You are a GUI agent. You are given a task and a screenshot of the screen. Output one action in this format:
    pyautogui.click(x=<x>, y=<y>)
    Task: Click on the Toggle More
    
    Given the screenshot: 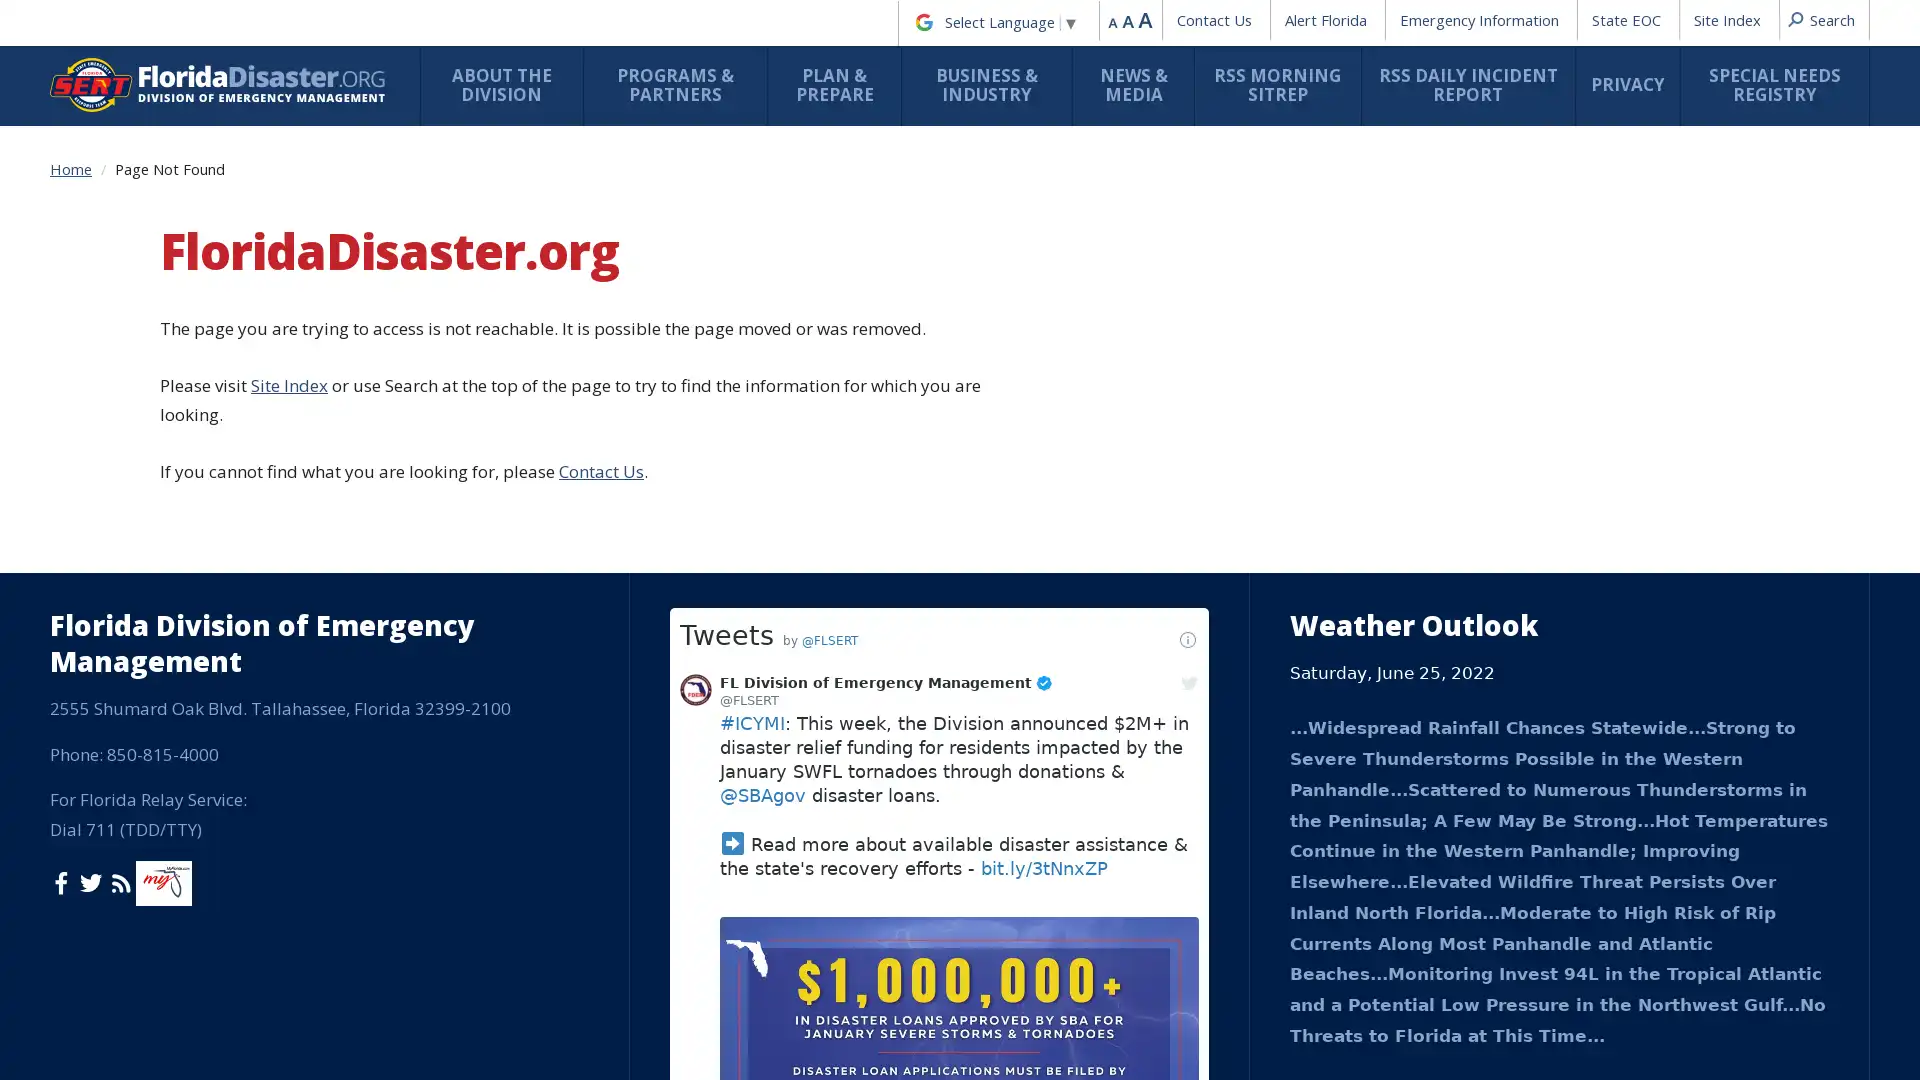 What is the action you would take?
    pyautogui.click(x=1002, y=1024)
    